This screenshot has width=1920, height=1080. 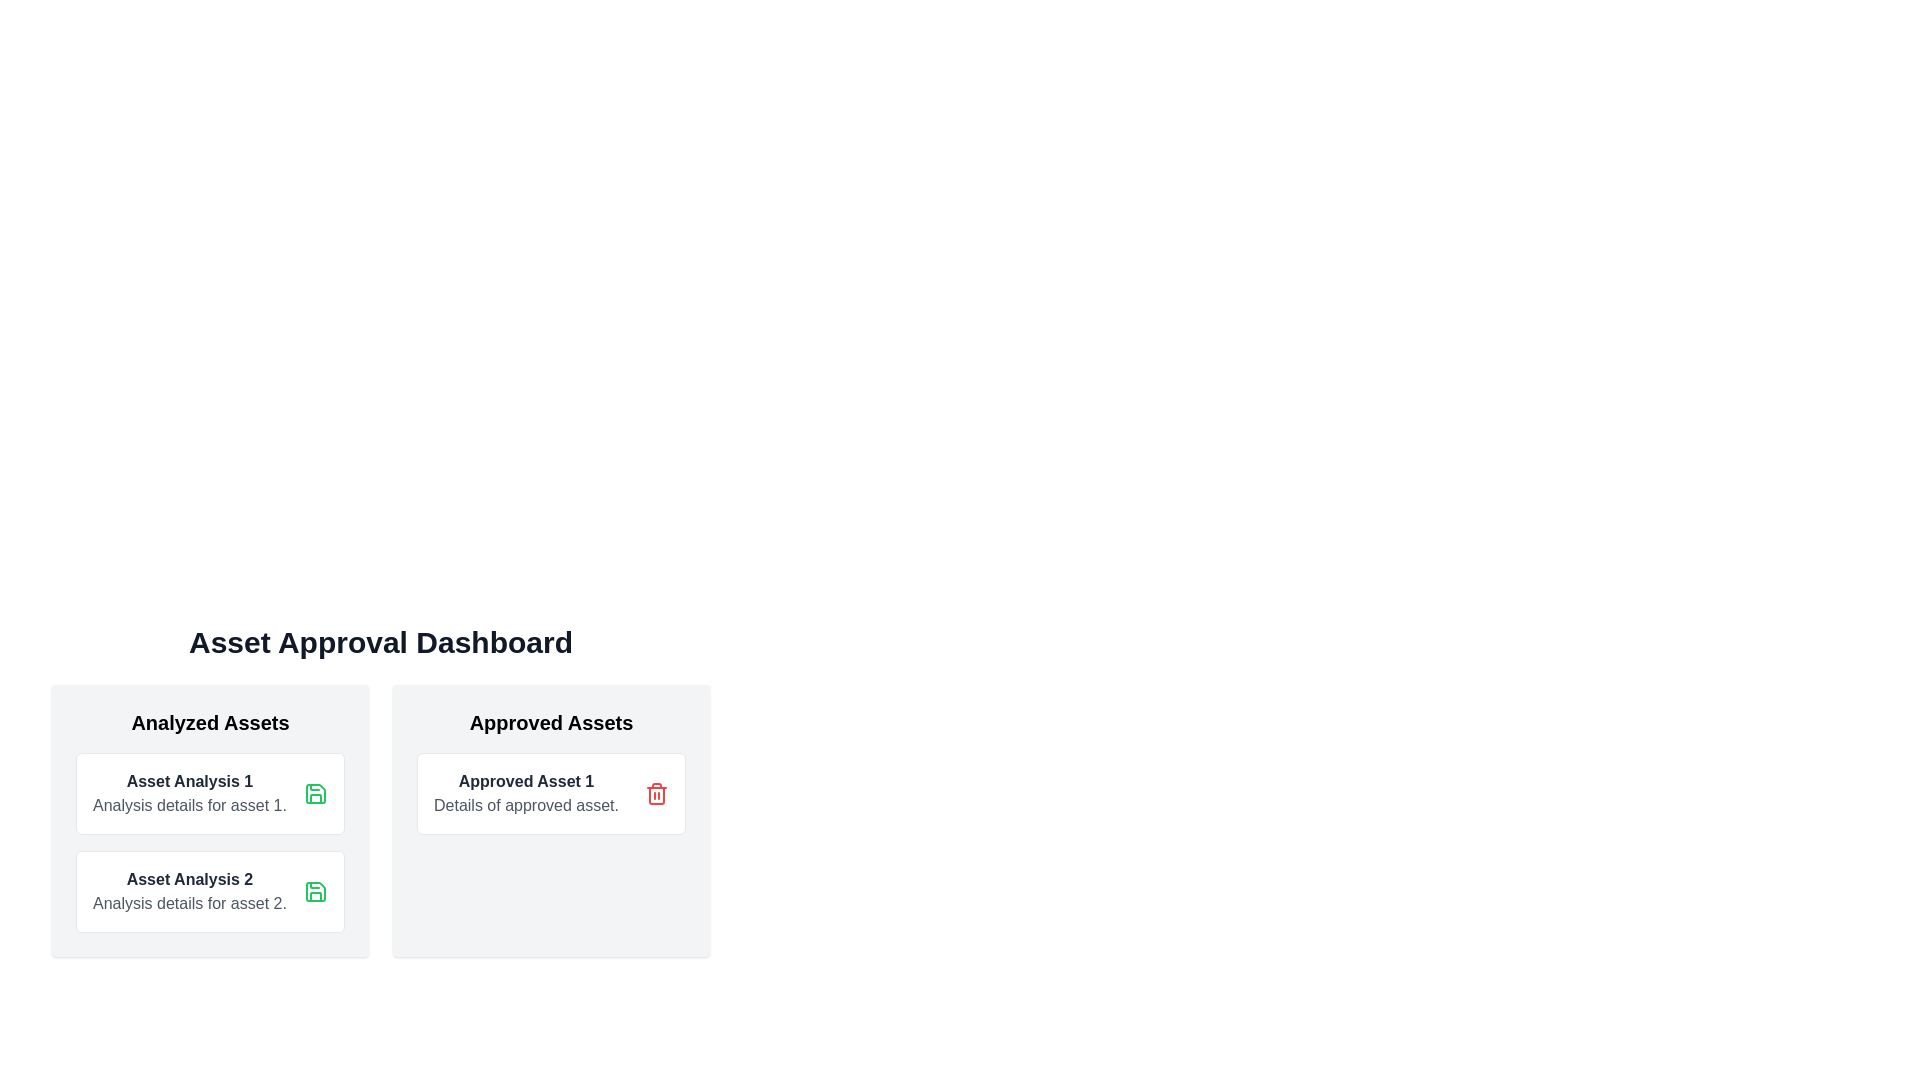 What do you see at coordinates (526, 793) in the screenshot?
I see `the interactive button associated with the 'Approved Asset 1' label` at bounding box center [526, 793].